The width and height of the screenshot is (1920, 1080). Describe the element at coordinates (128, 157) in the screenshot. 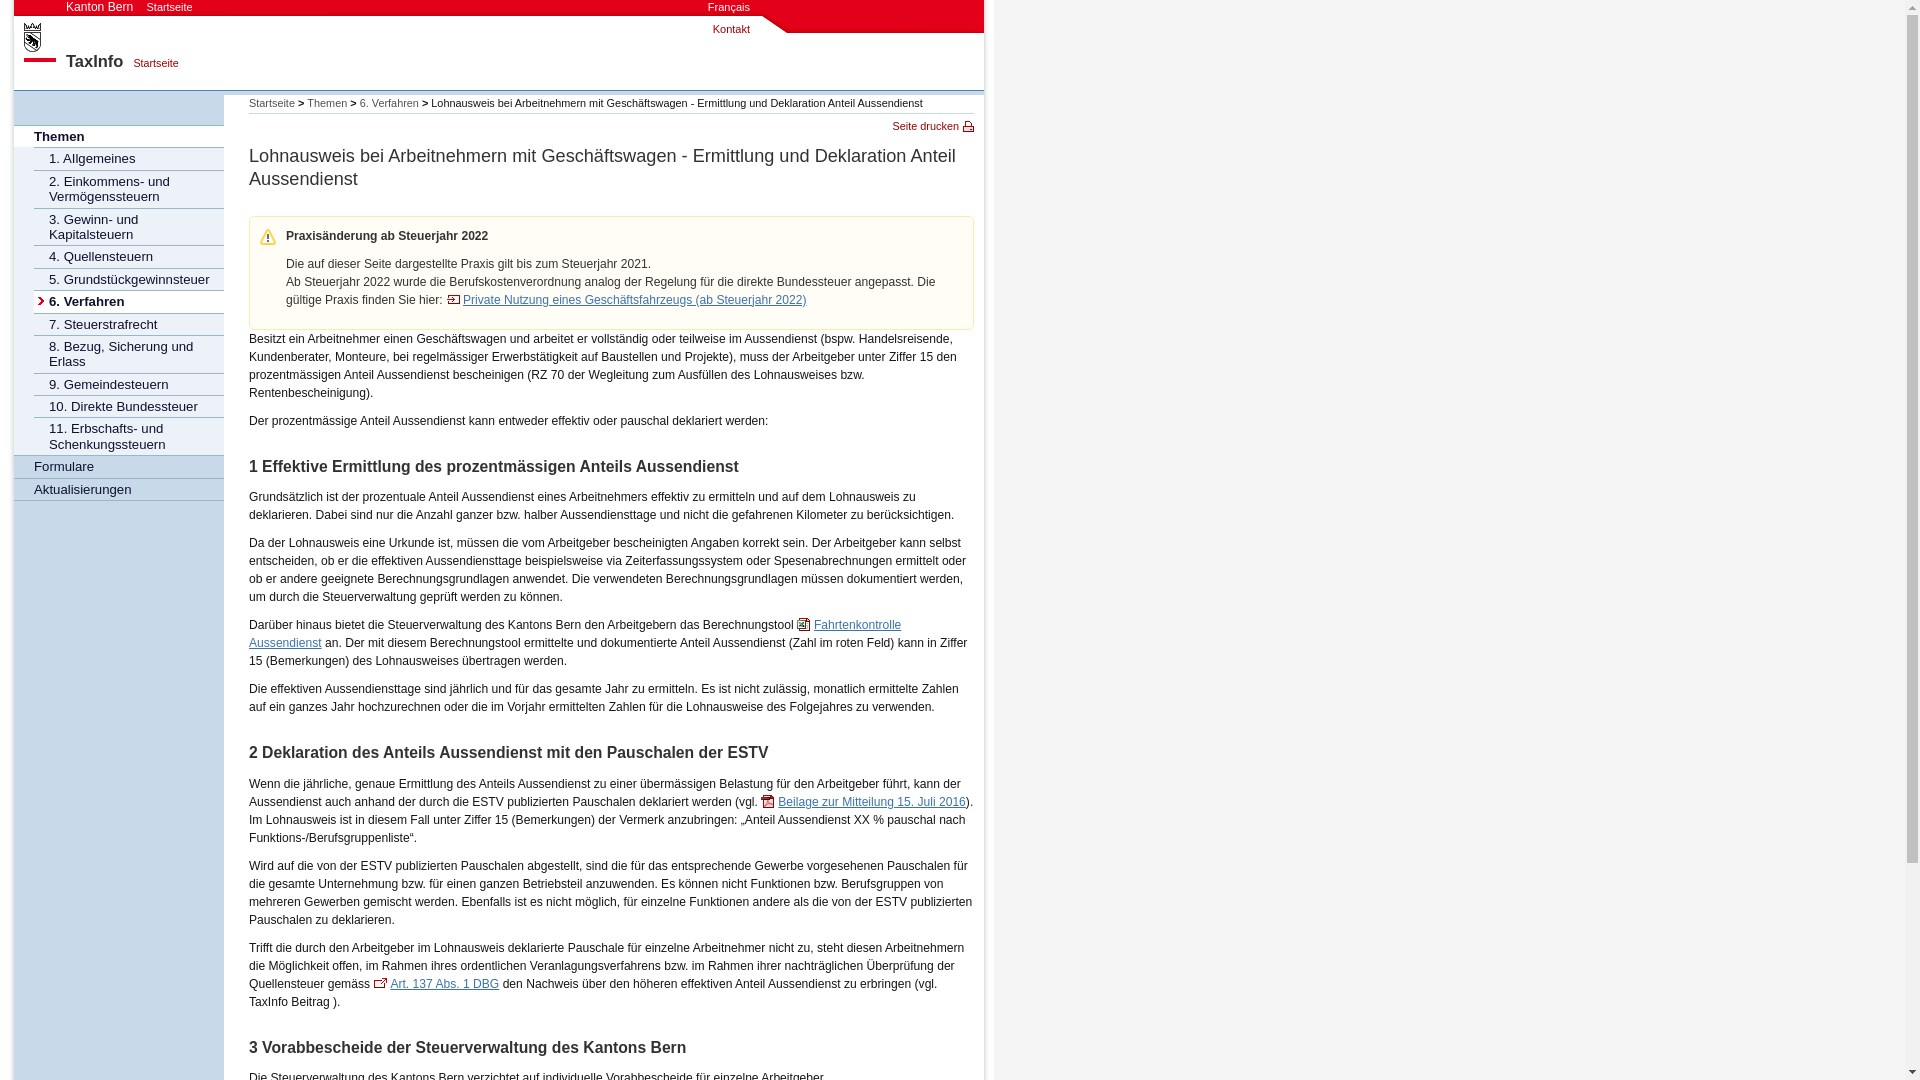

I see `'1. AIlgemeines'` at that location.